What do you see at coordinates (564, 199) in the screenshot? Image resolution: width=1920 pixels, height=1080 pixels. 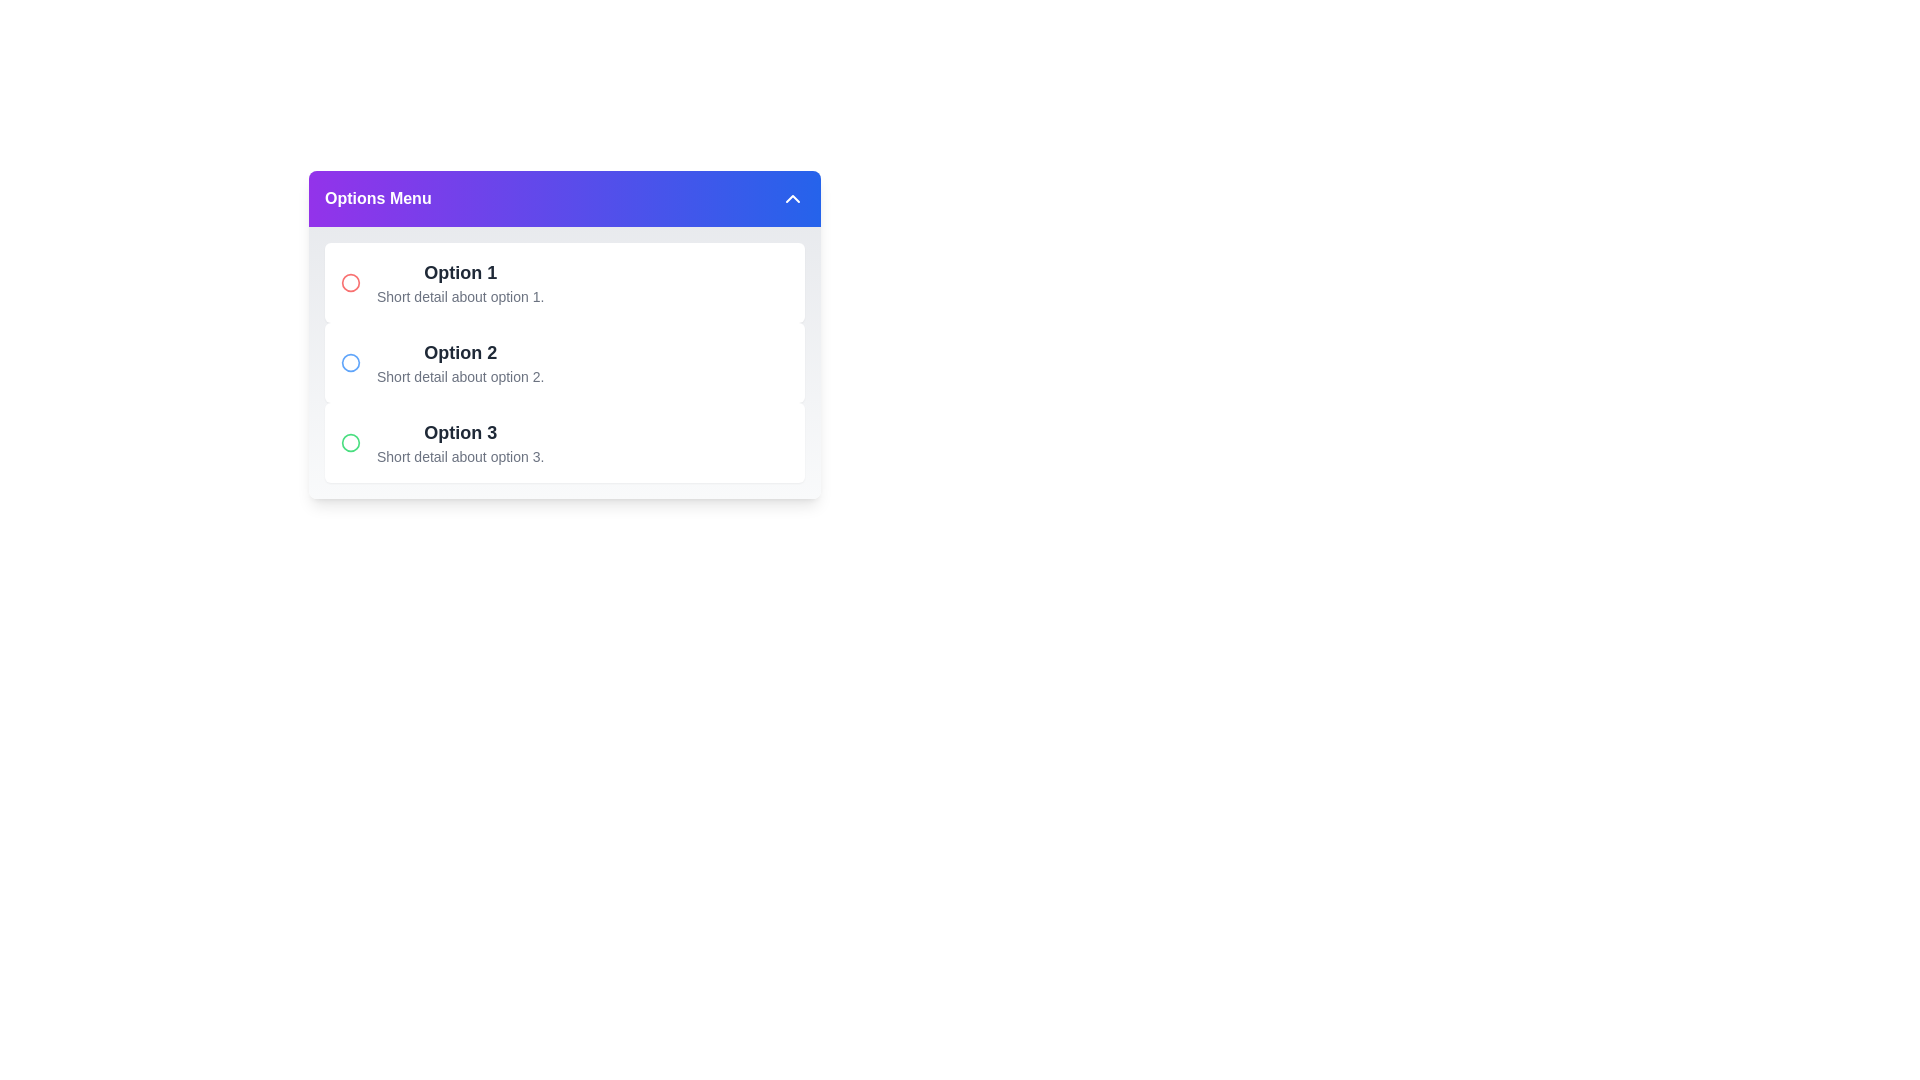 I see `the 'Options Menu' button to toggle the menu visibility` at bounding box center [564, 199].